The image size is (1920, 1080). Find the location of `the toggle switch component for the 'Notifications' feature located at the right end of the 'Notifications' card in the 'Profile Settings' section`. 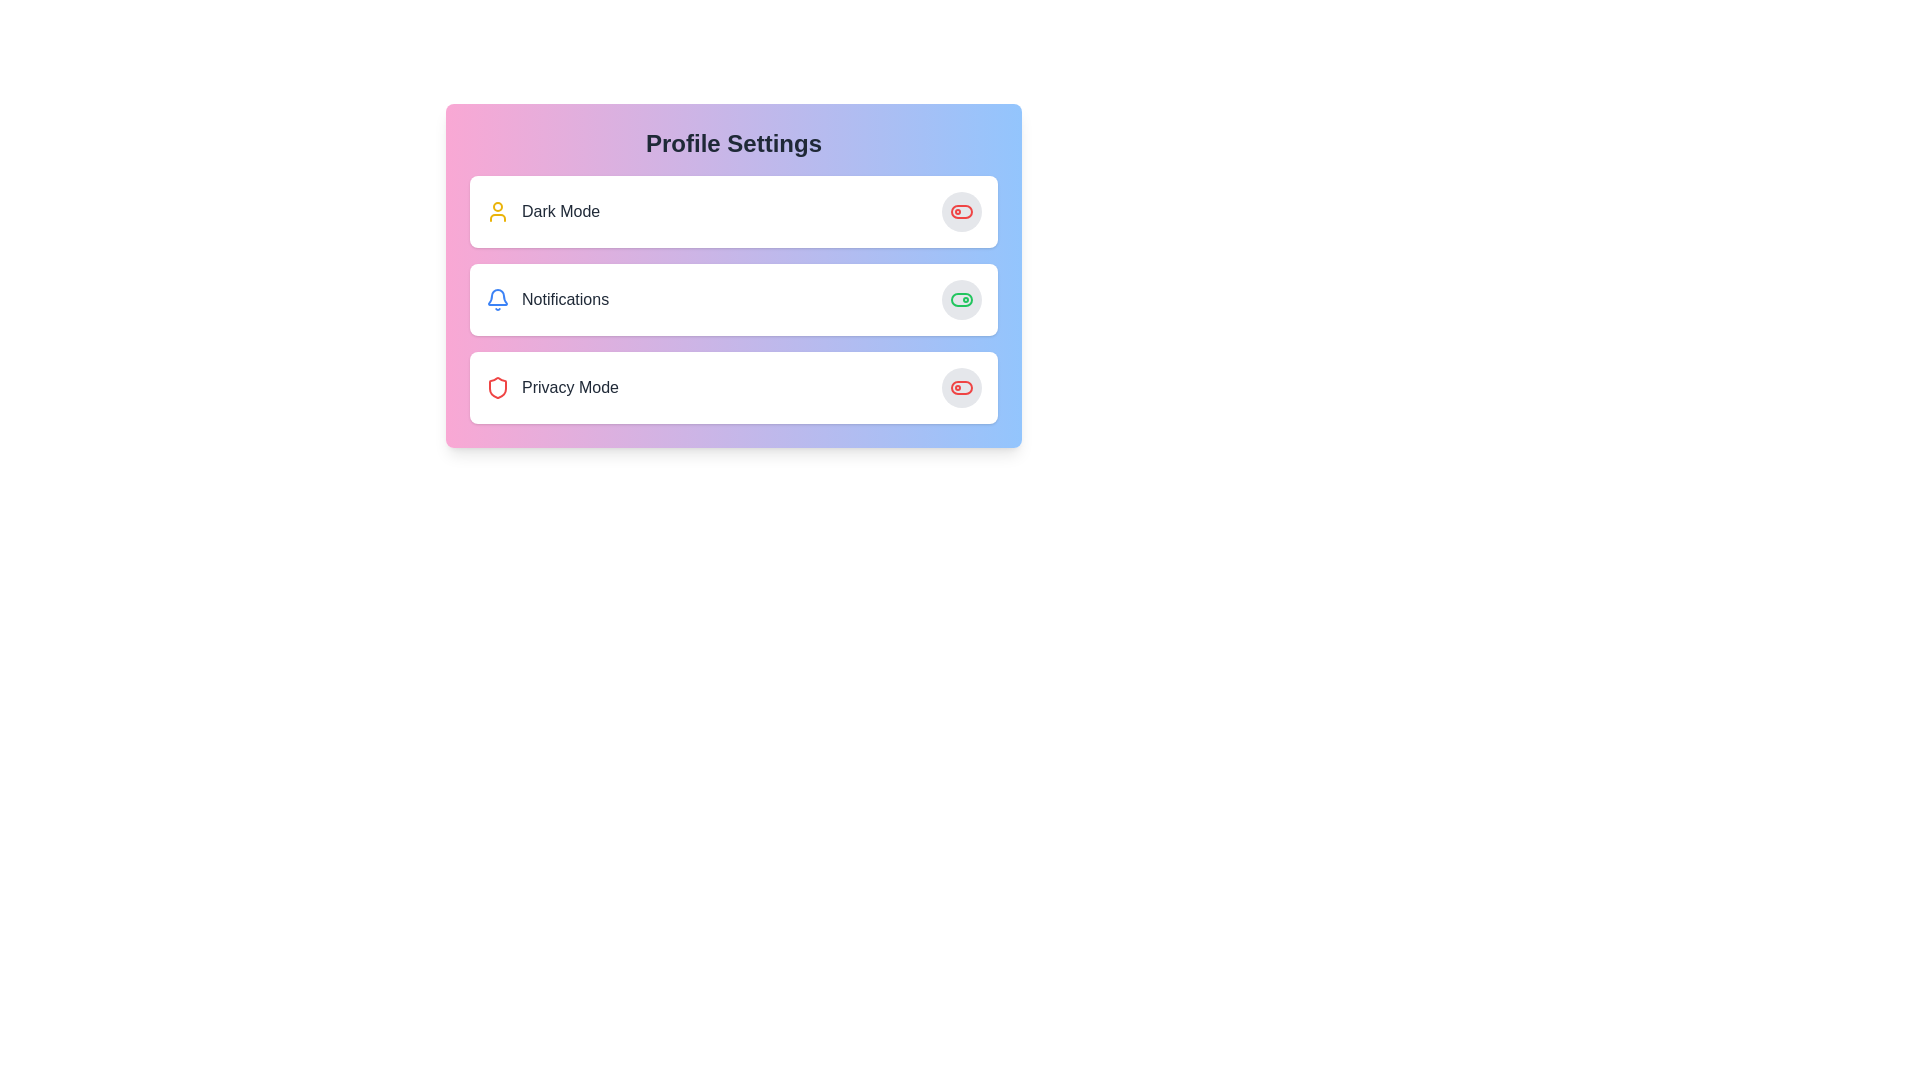

the toggle switch component for the 'Notifications' feature located at the right end of the 'Notifications' card in the 'Profile Settings' section is located at coordinates (961, 300).